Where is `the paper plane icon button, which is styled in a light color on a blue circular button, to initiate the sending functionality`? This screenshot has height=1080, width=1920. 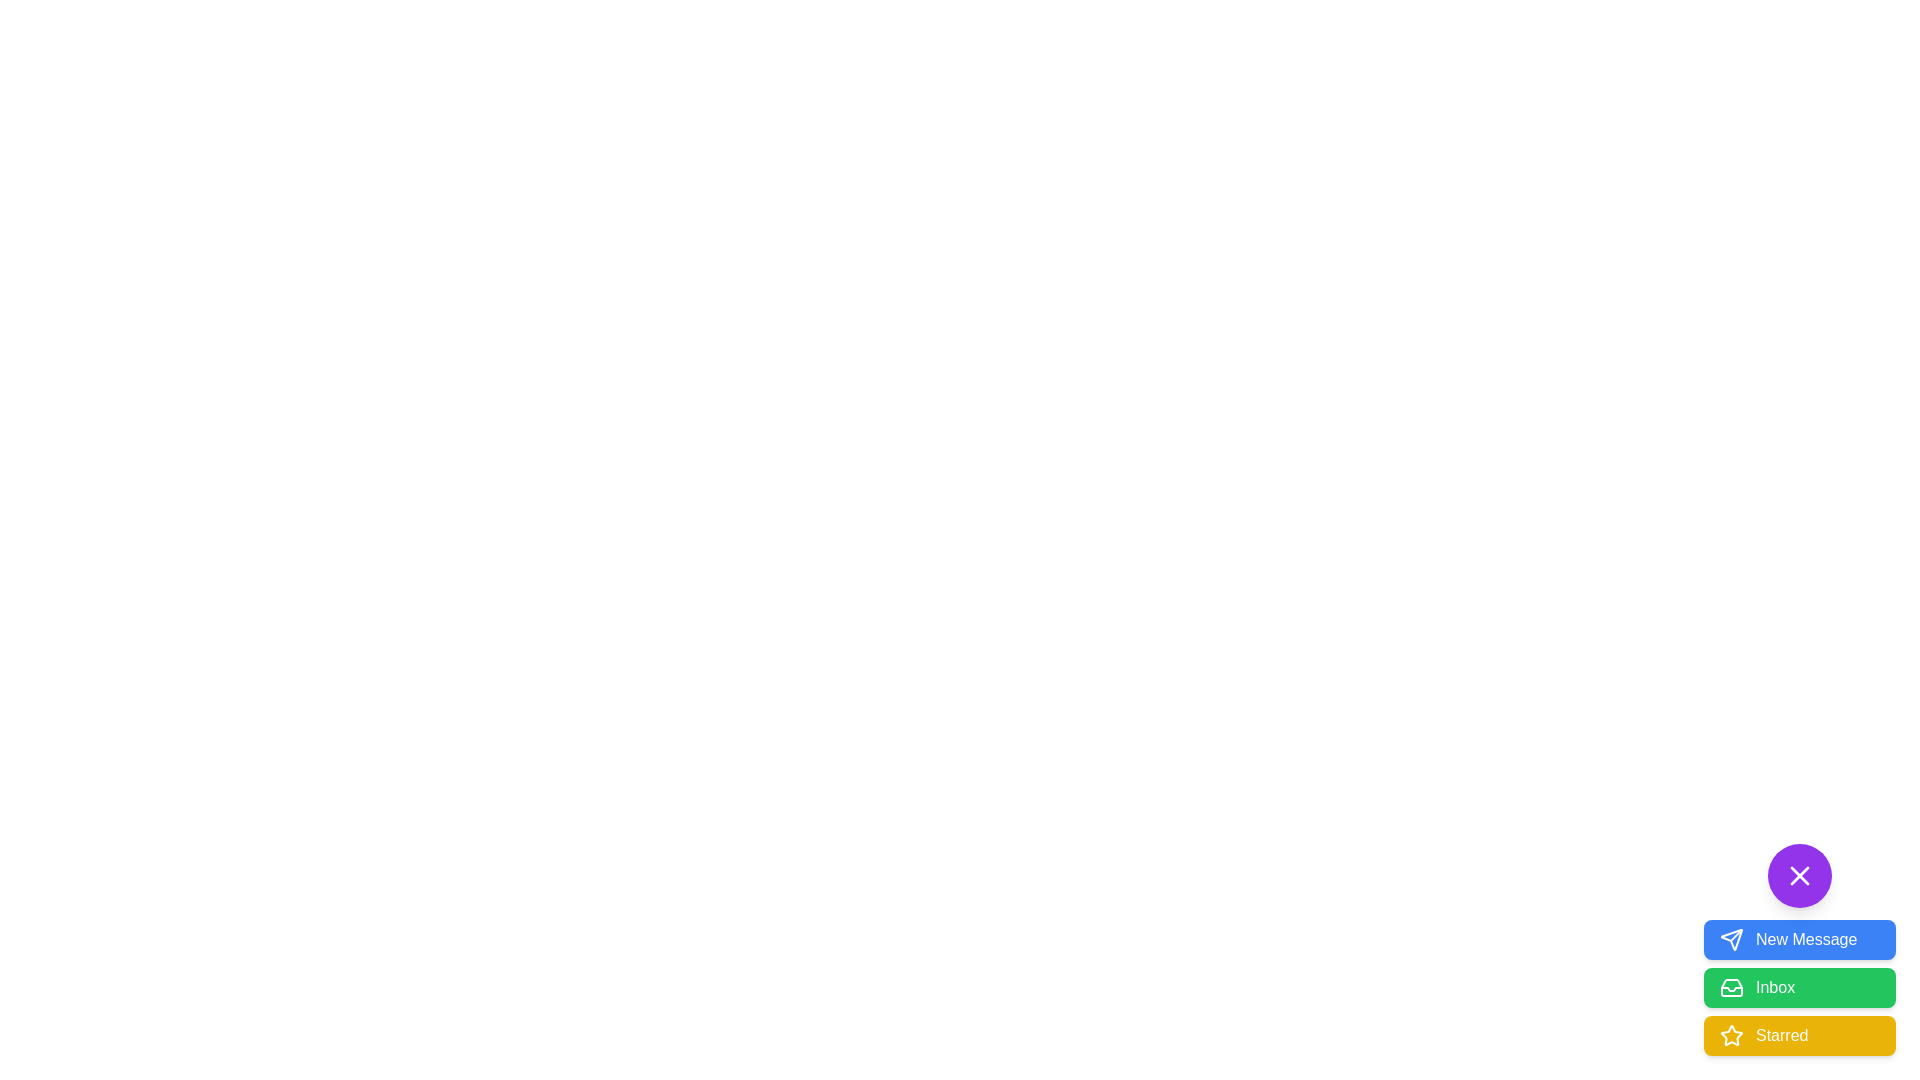 the paper plane icon button, which is styled in a light color on a blue circular button, to initiate the sending functionality is located at coordinates (1731, 940).